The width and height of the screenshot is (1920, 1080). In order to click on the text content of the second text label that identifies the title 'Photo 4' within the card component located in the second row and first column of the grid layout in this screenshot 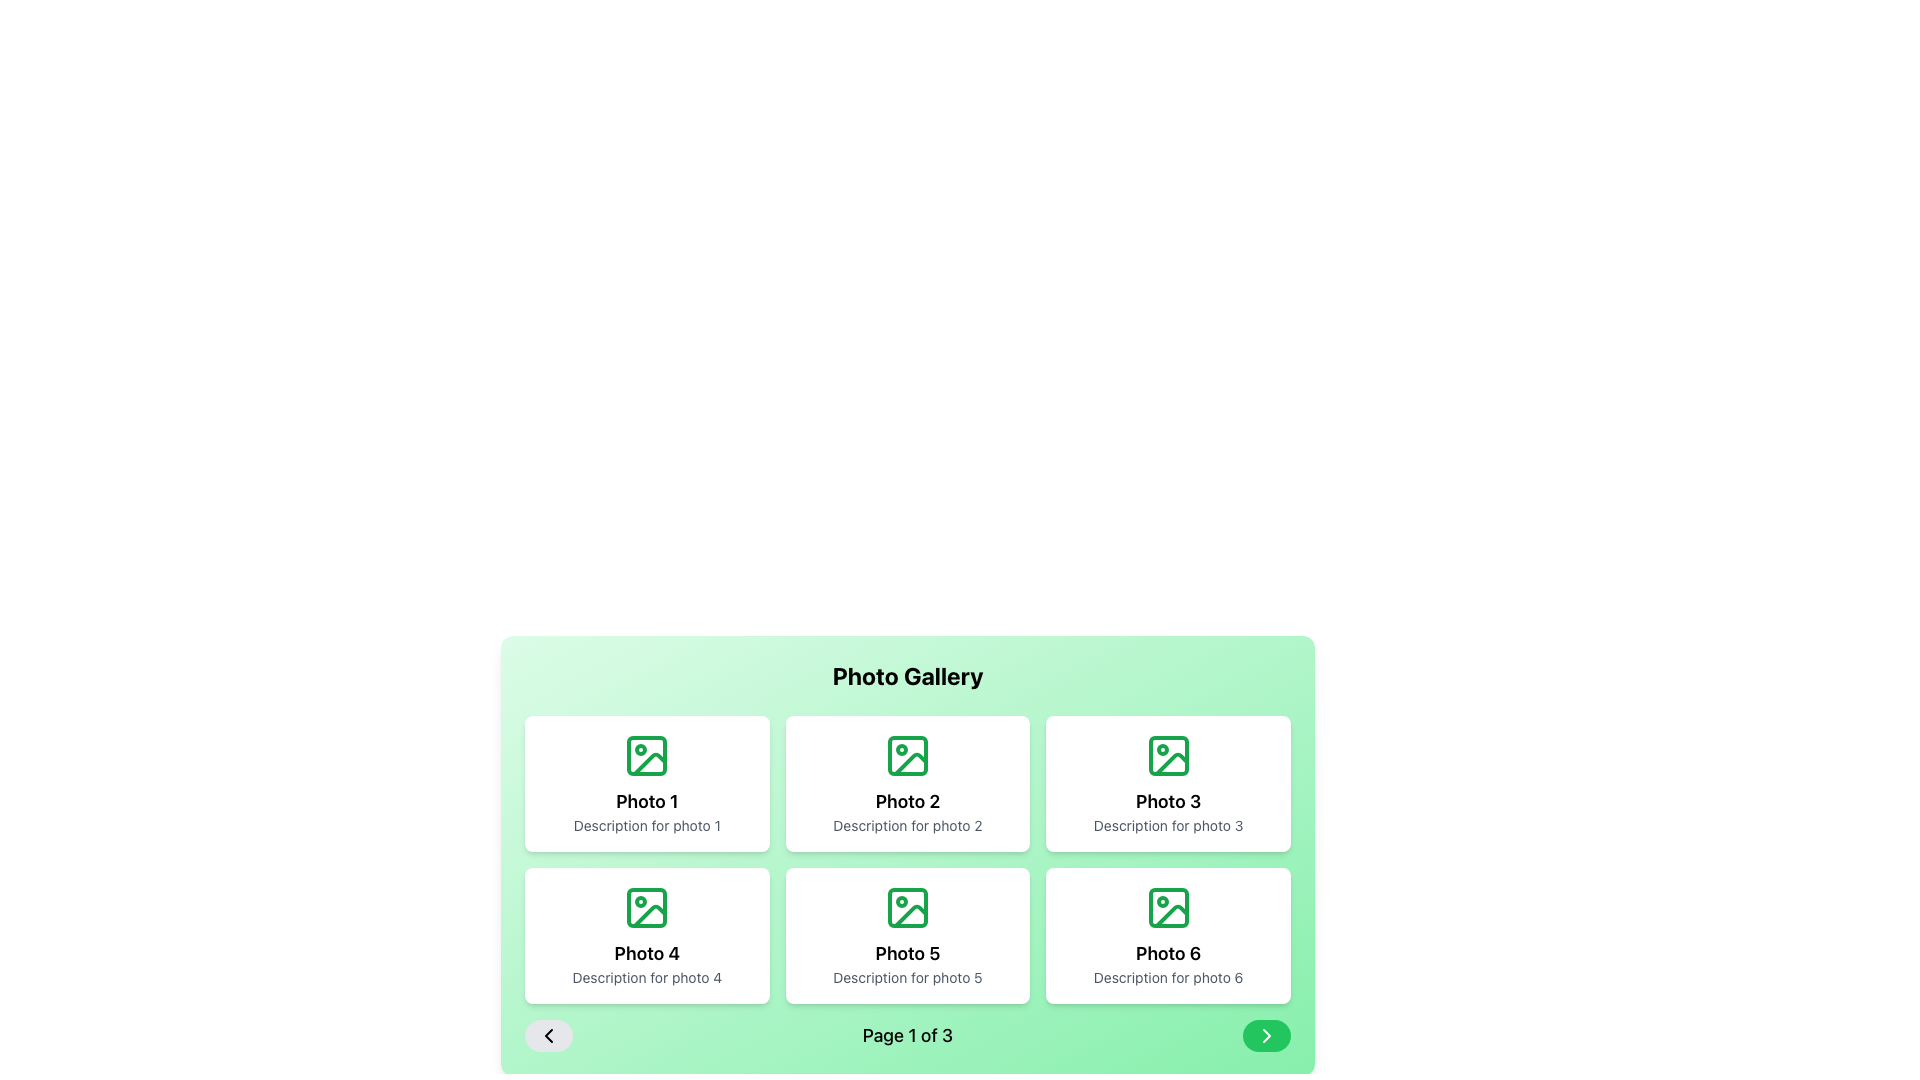, I will do `click(647, 952)`.